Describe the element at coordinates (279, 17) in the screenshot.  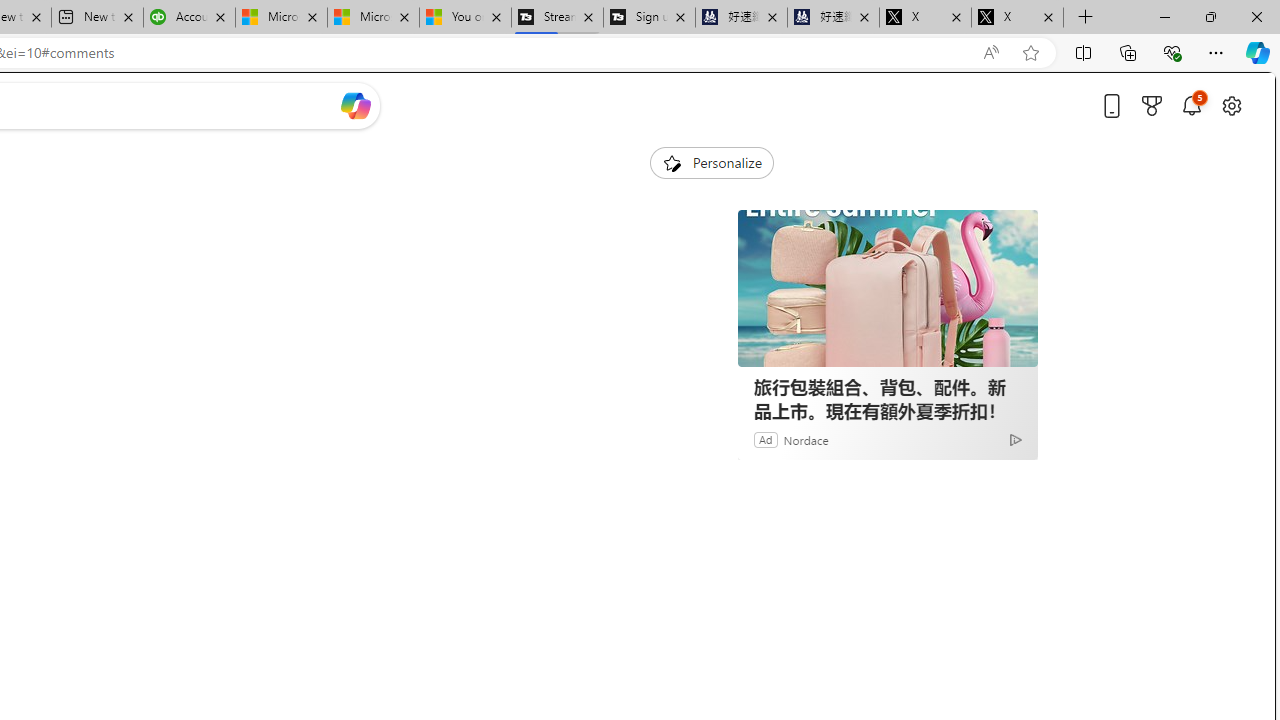
I see `'Microsoft Start Sports'` at that location.